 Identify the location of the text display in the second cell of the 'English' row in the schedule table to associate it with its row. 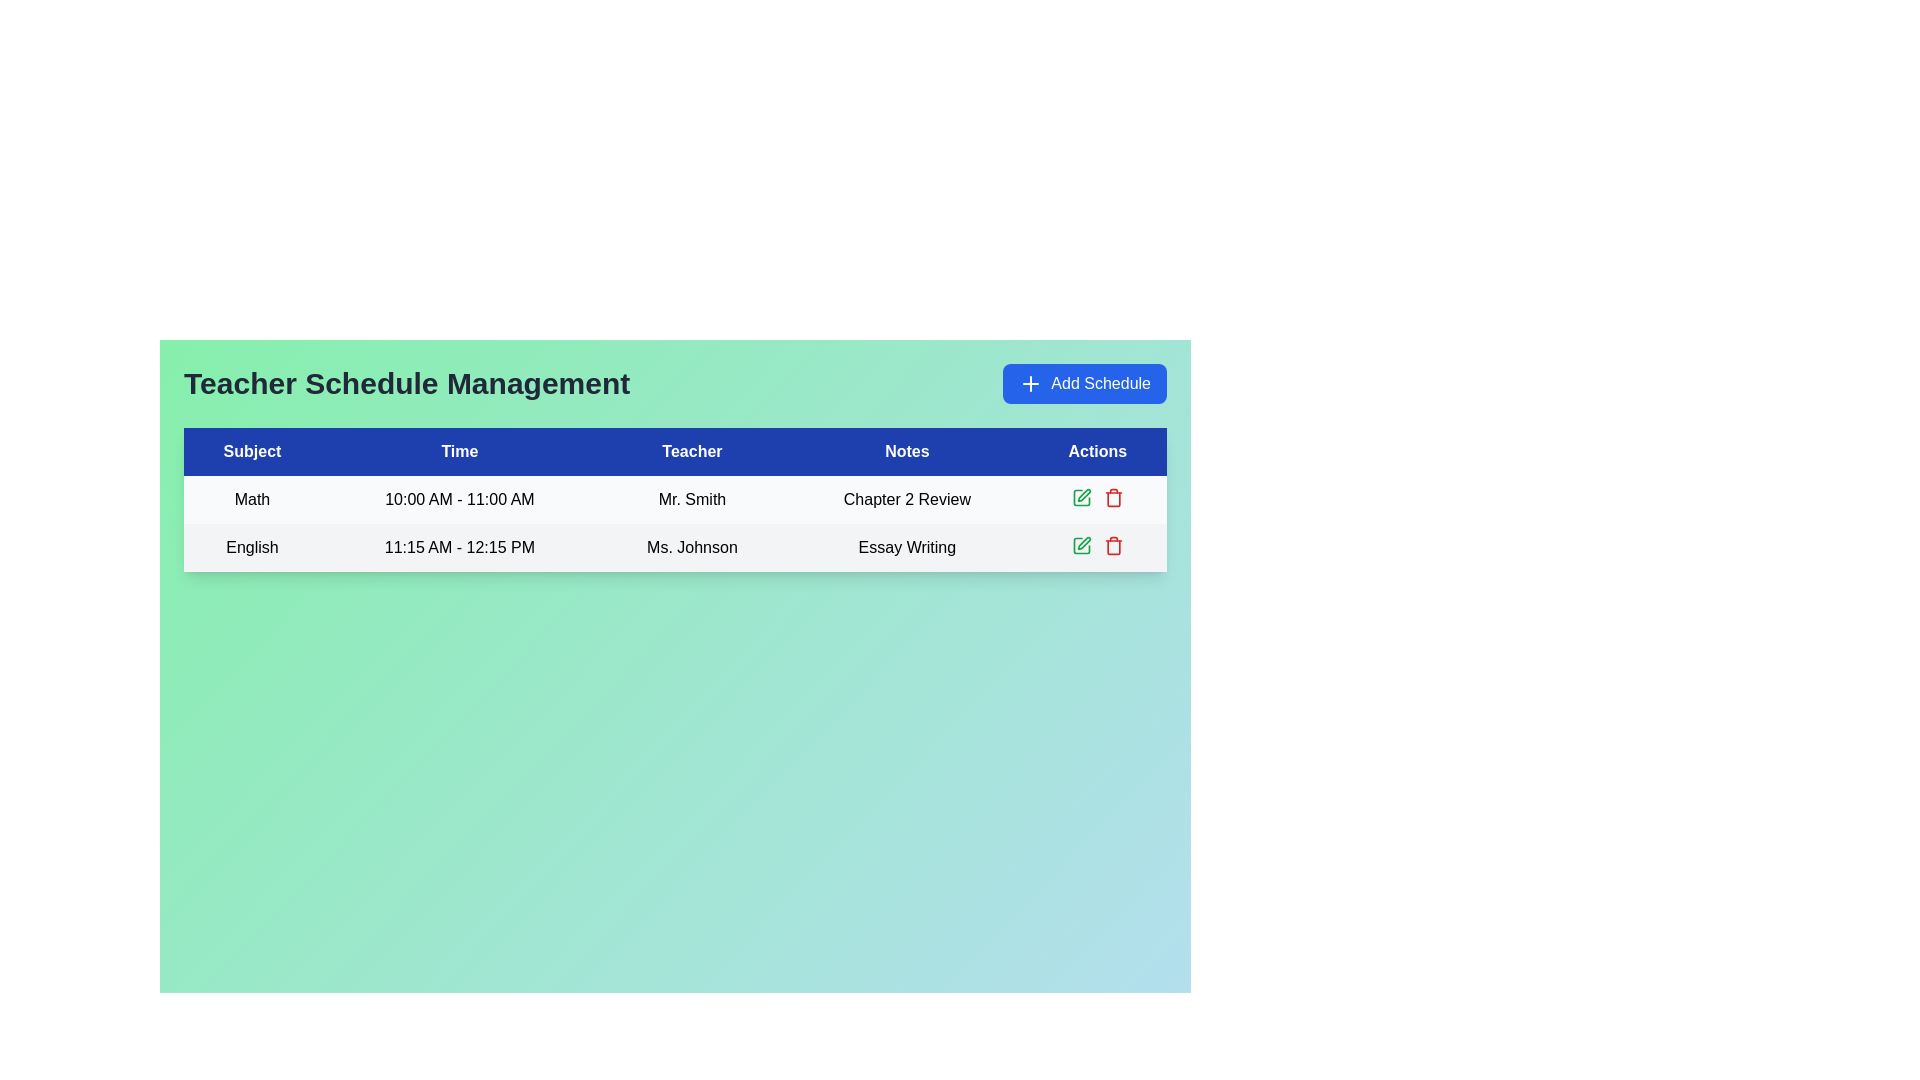
(458, 547).